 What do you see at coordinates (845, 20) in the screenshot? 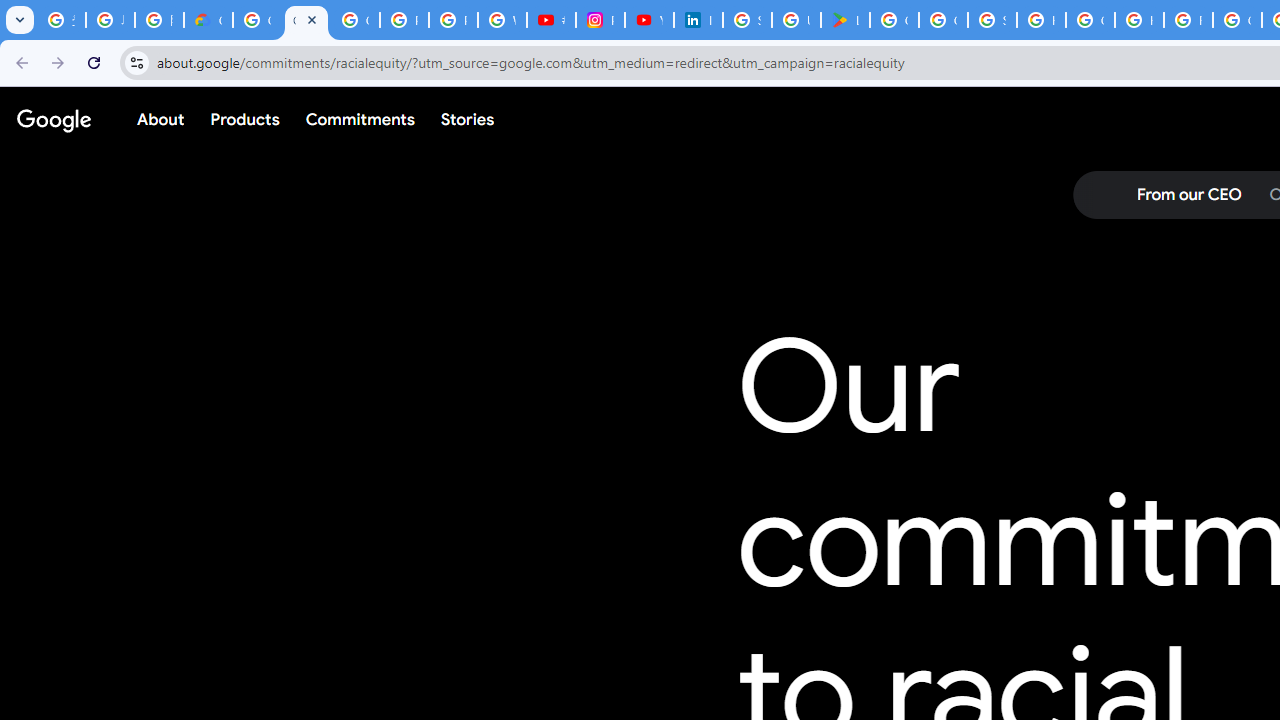
I see `'Last Shelter: Survival - Apps on Google Play'` at bounding box center [845, 20].